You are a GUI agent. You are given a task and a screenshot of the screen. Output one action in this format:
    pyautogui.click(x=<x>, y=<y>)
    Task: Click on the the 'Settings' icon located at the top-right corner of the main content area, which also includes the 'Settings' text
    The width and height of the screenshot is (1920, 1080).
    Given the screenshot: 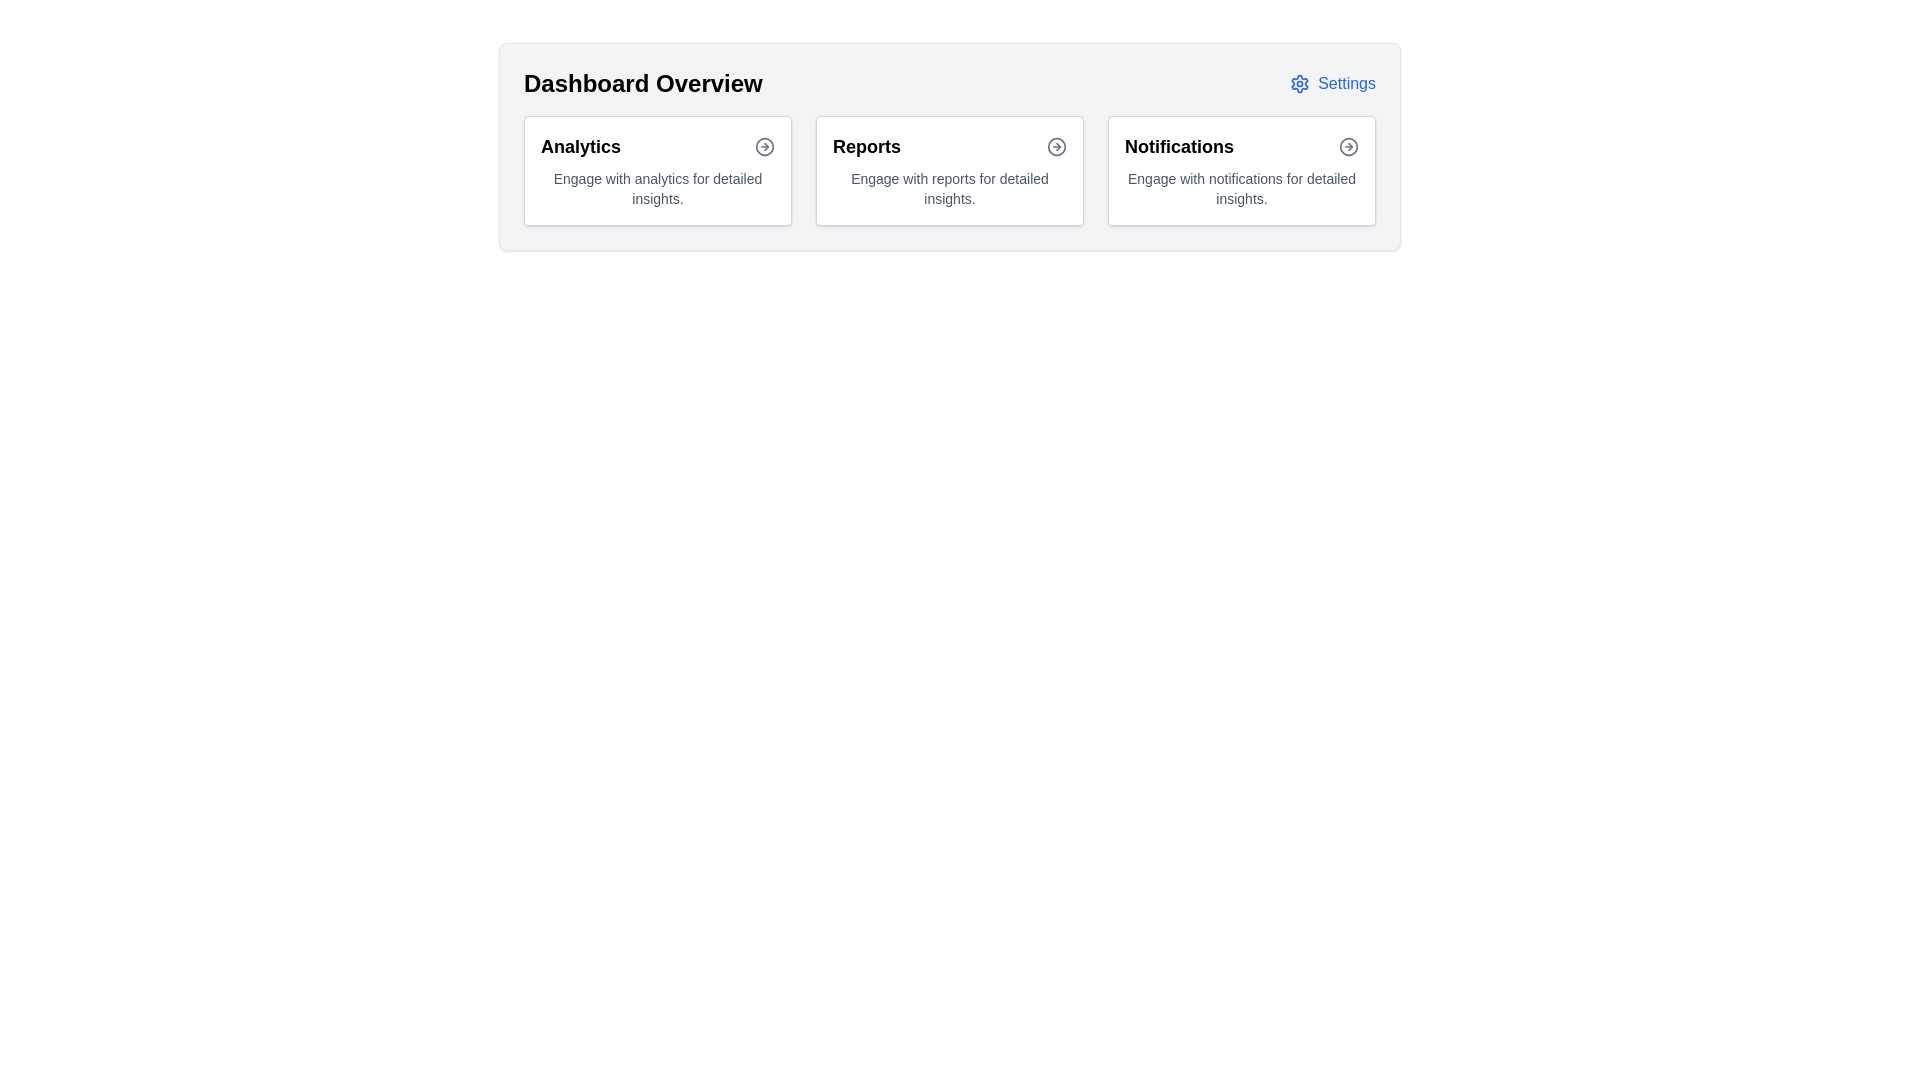 What is the action you would take?
    pyautogui.click(x=1300, y=83)
    